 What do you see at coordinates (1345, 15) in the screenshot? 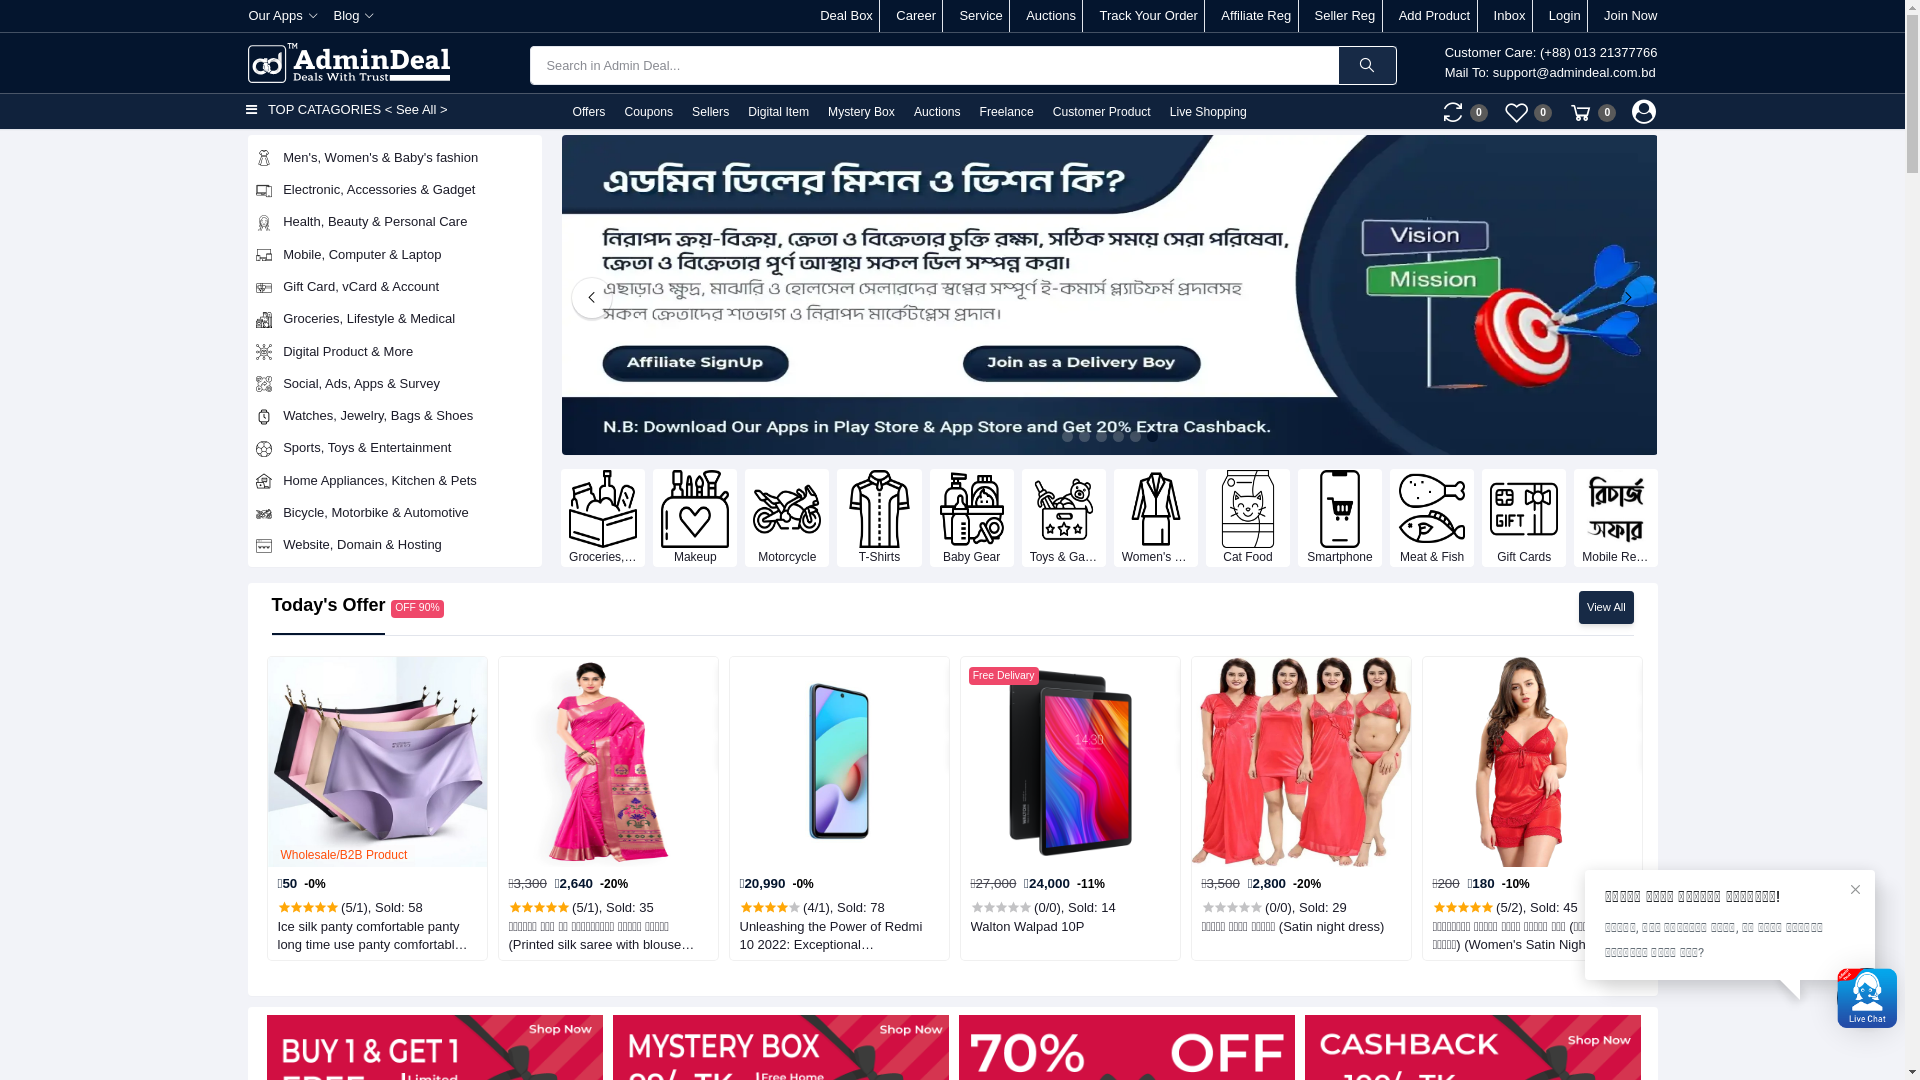
I see `'Seller Reg'` at bounding box center [1345, 15].